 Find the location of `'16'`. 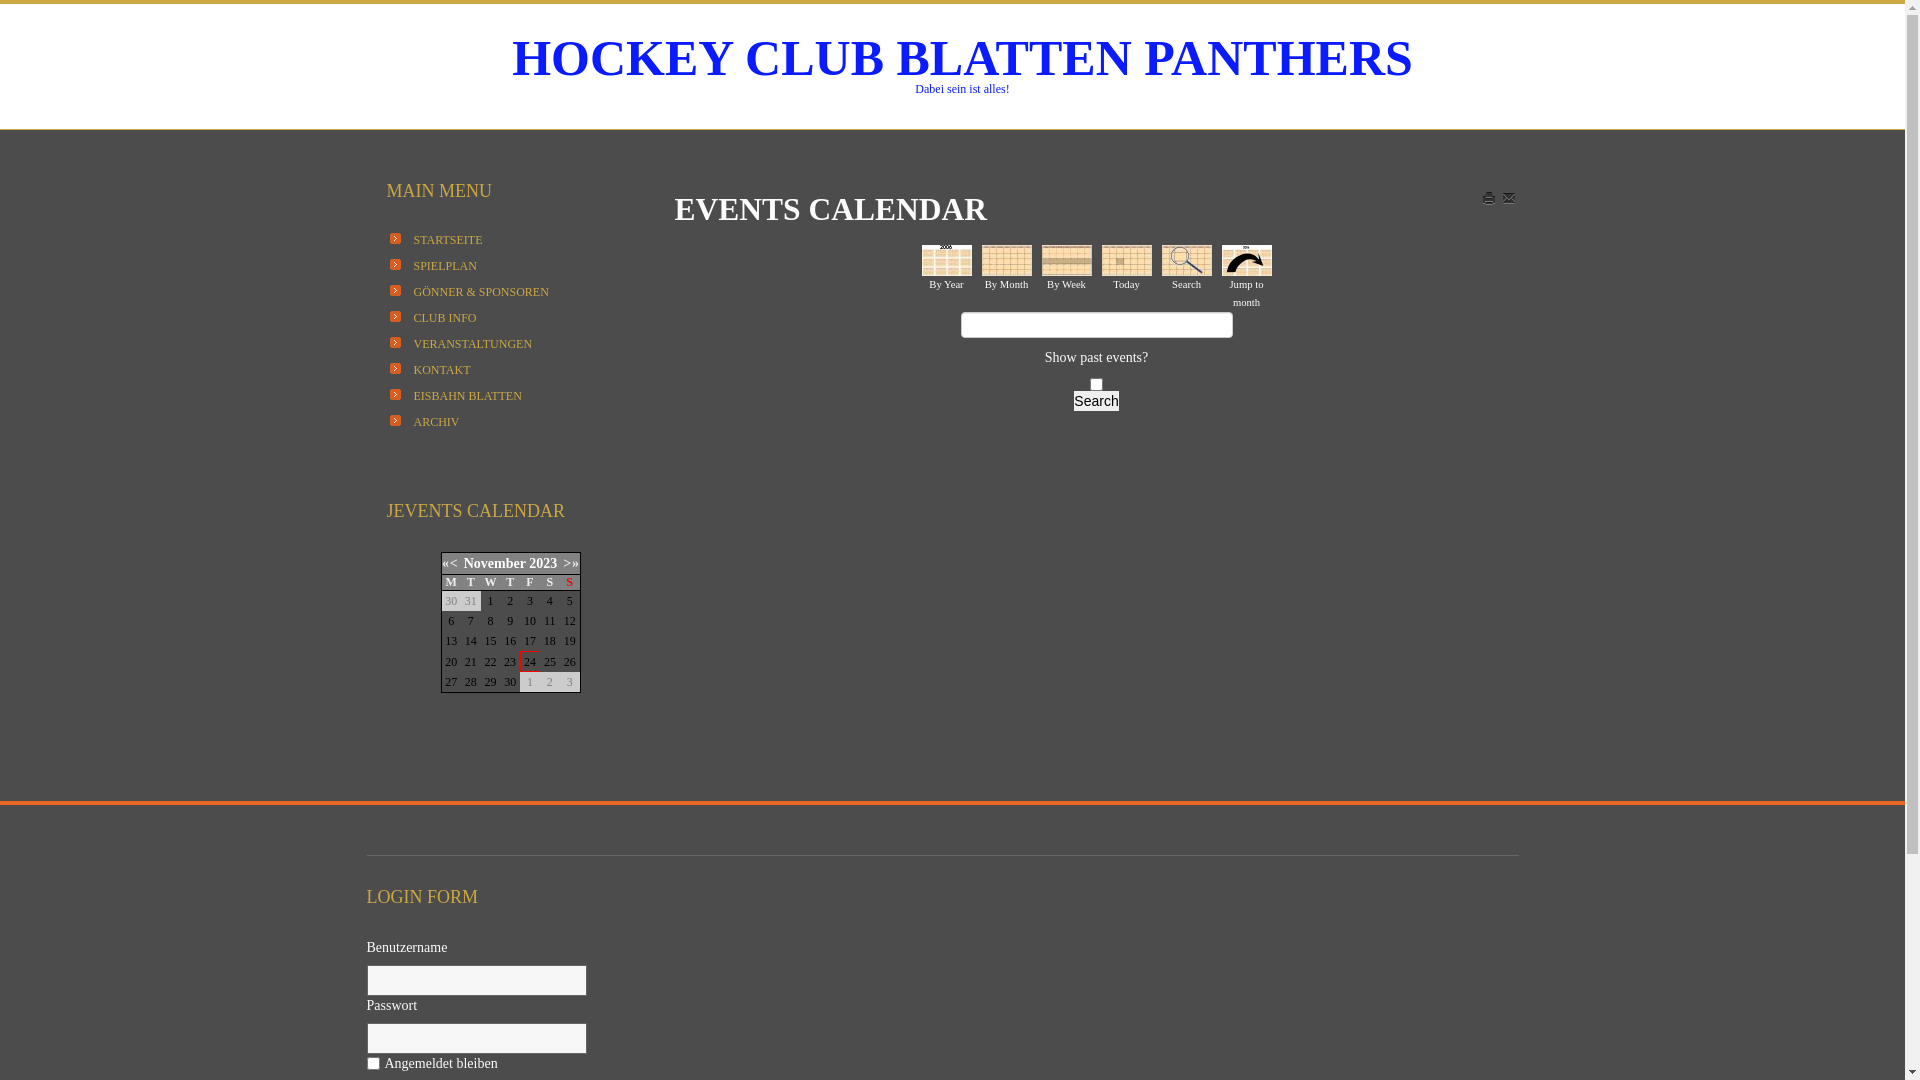

'16' is located at coordinates (509, 640).